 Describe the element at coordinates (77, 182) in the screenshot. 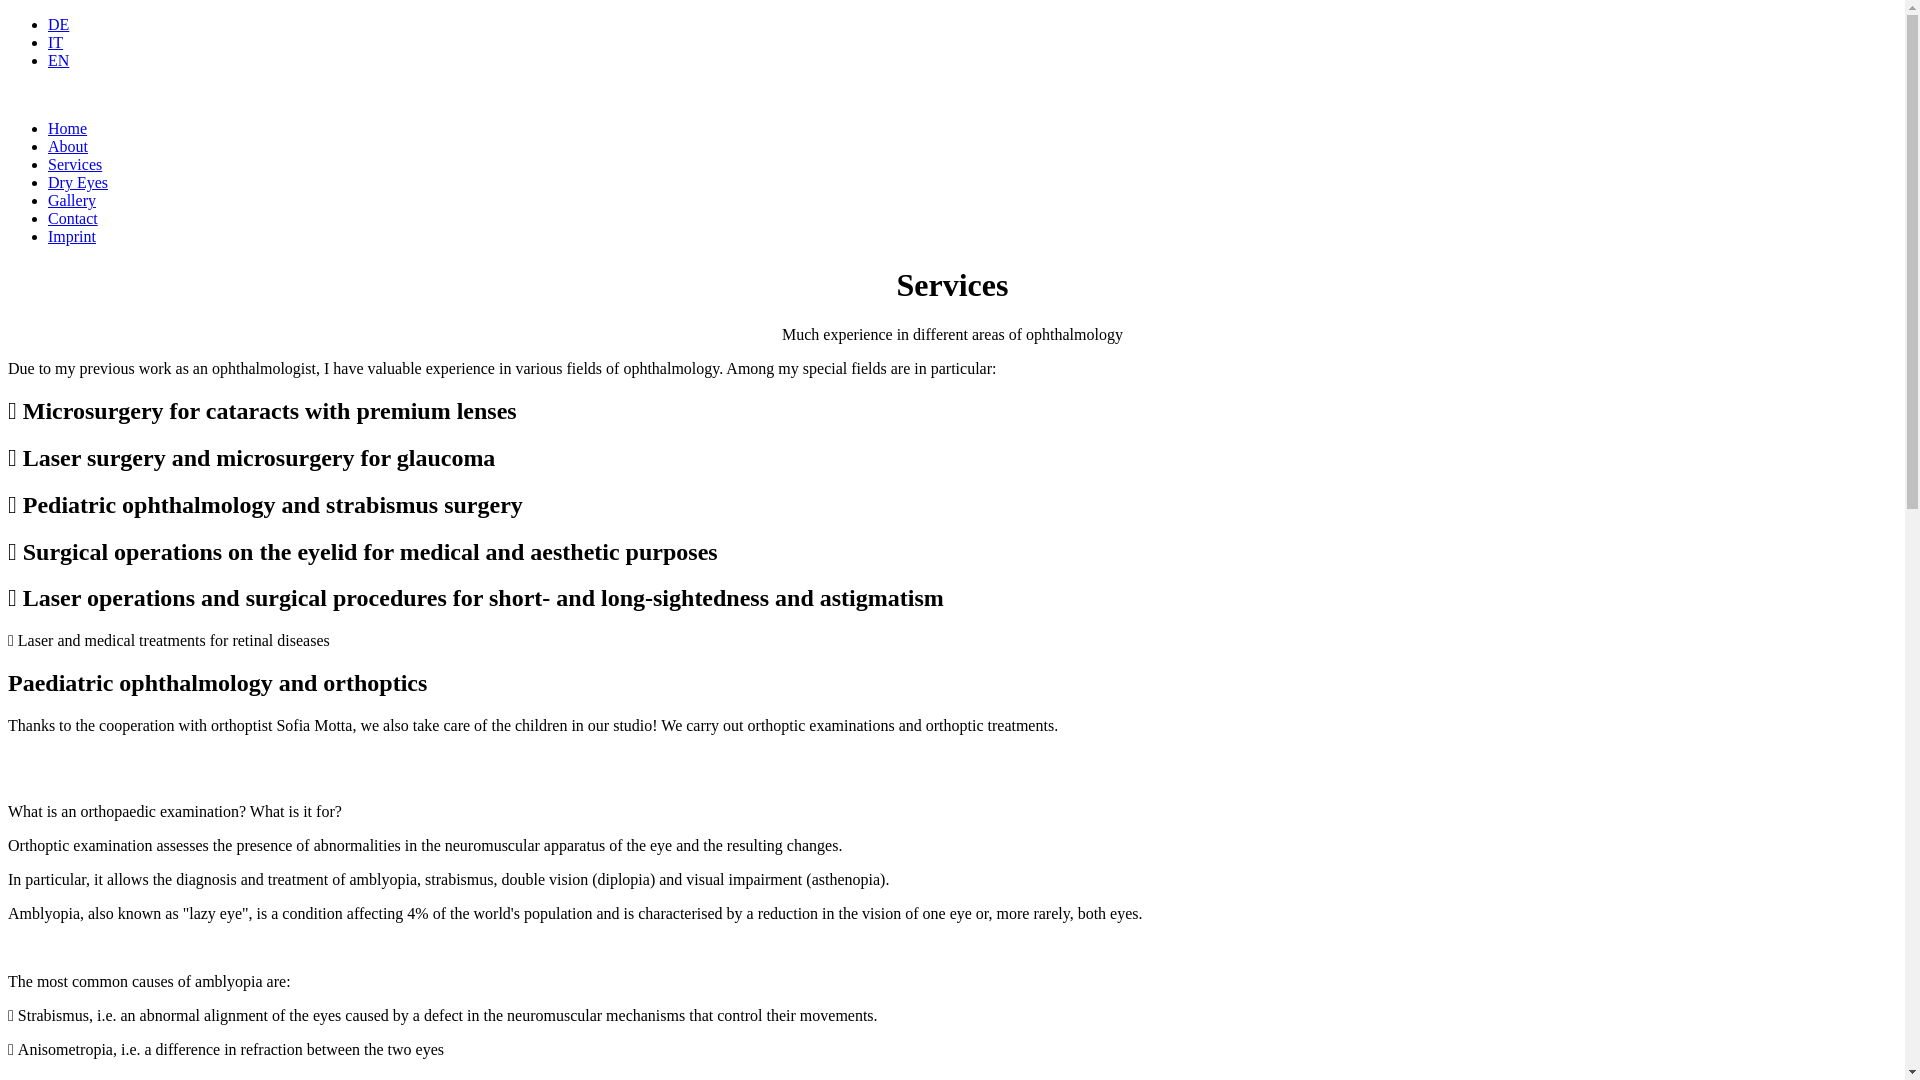

I see `'Dry Eyes'` at that location.